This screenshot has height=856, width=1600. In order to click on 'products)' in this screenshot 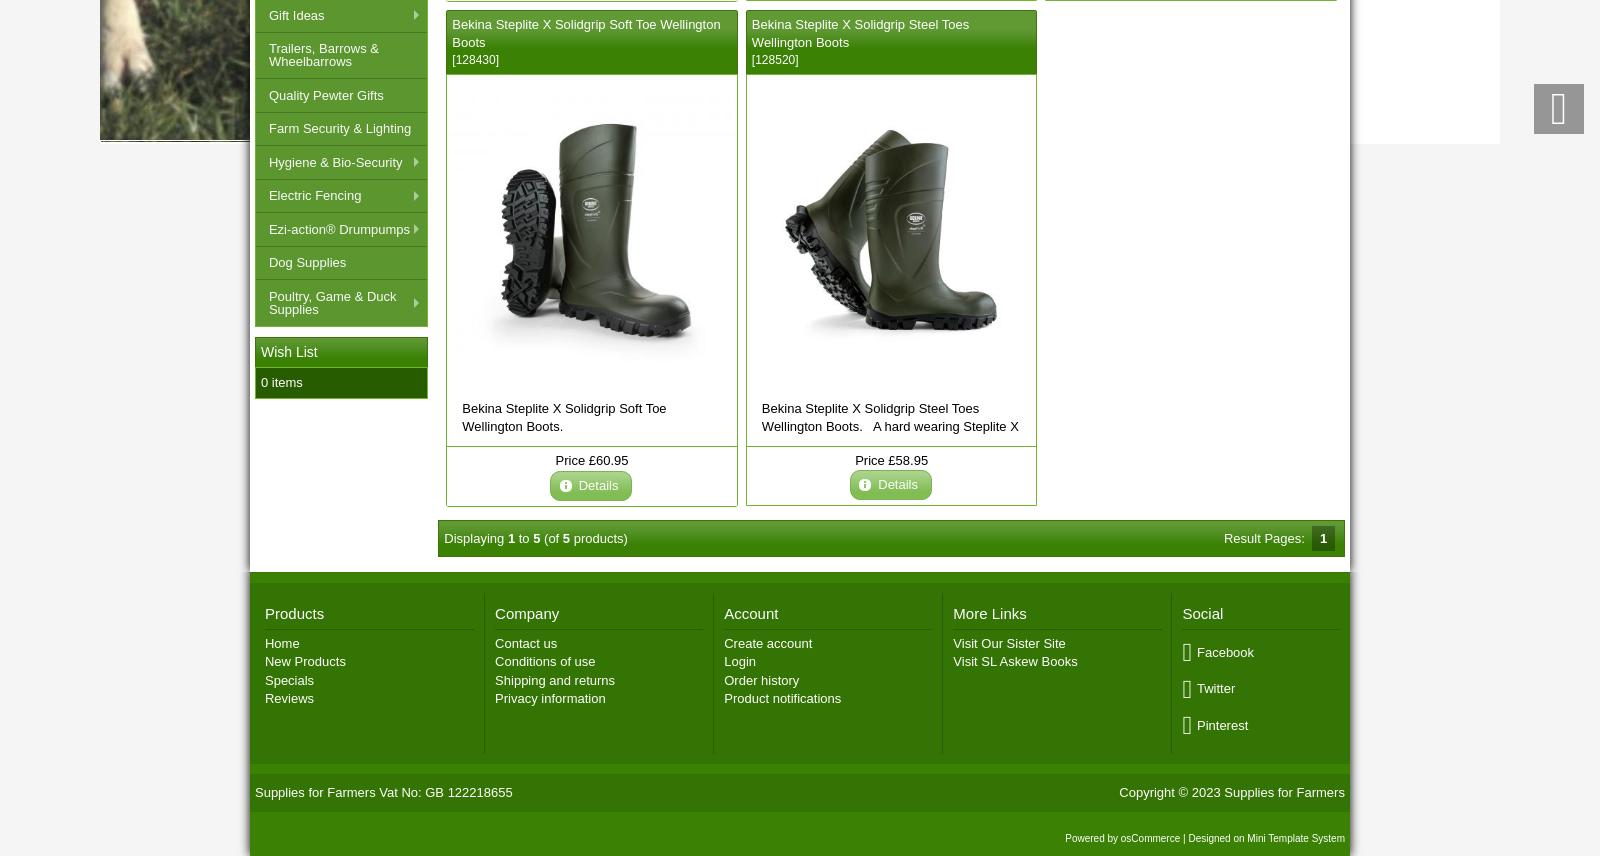, I will do `click(597, 537)`.